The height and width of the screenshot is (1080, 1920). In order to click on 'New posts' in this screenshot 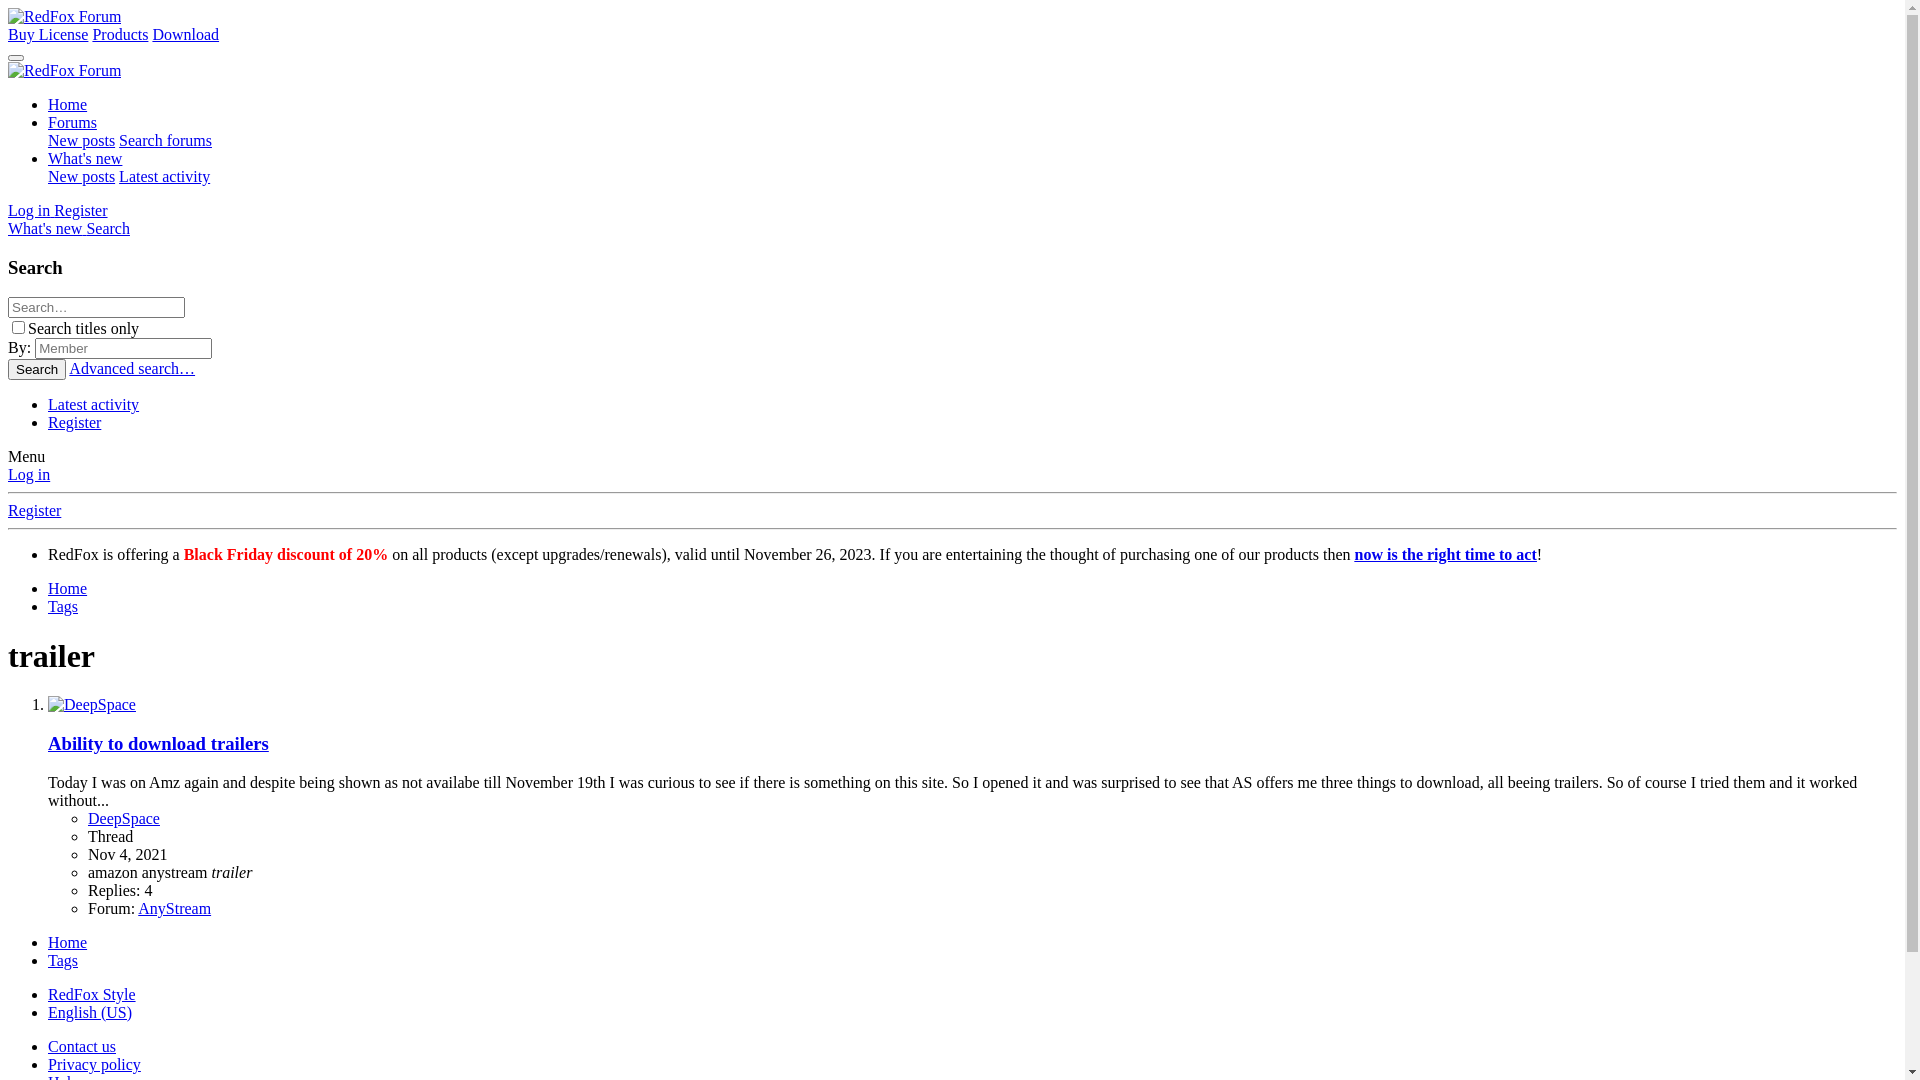, I will do `click(48, 139)`.